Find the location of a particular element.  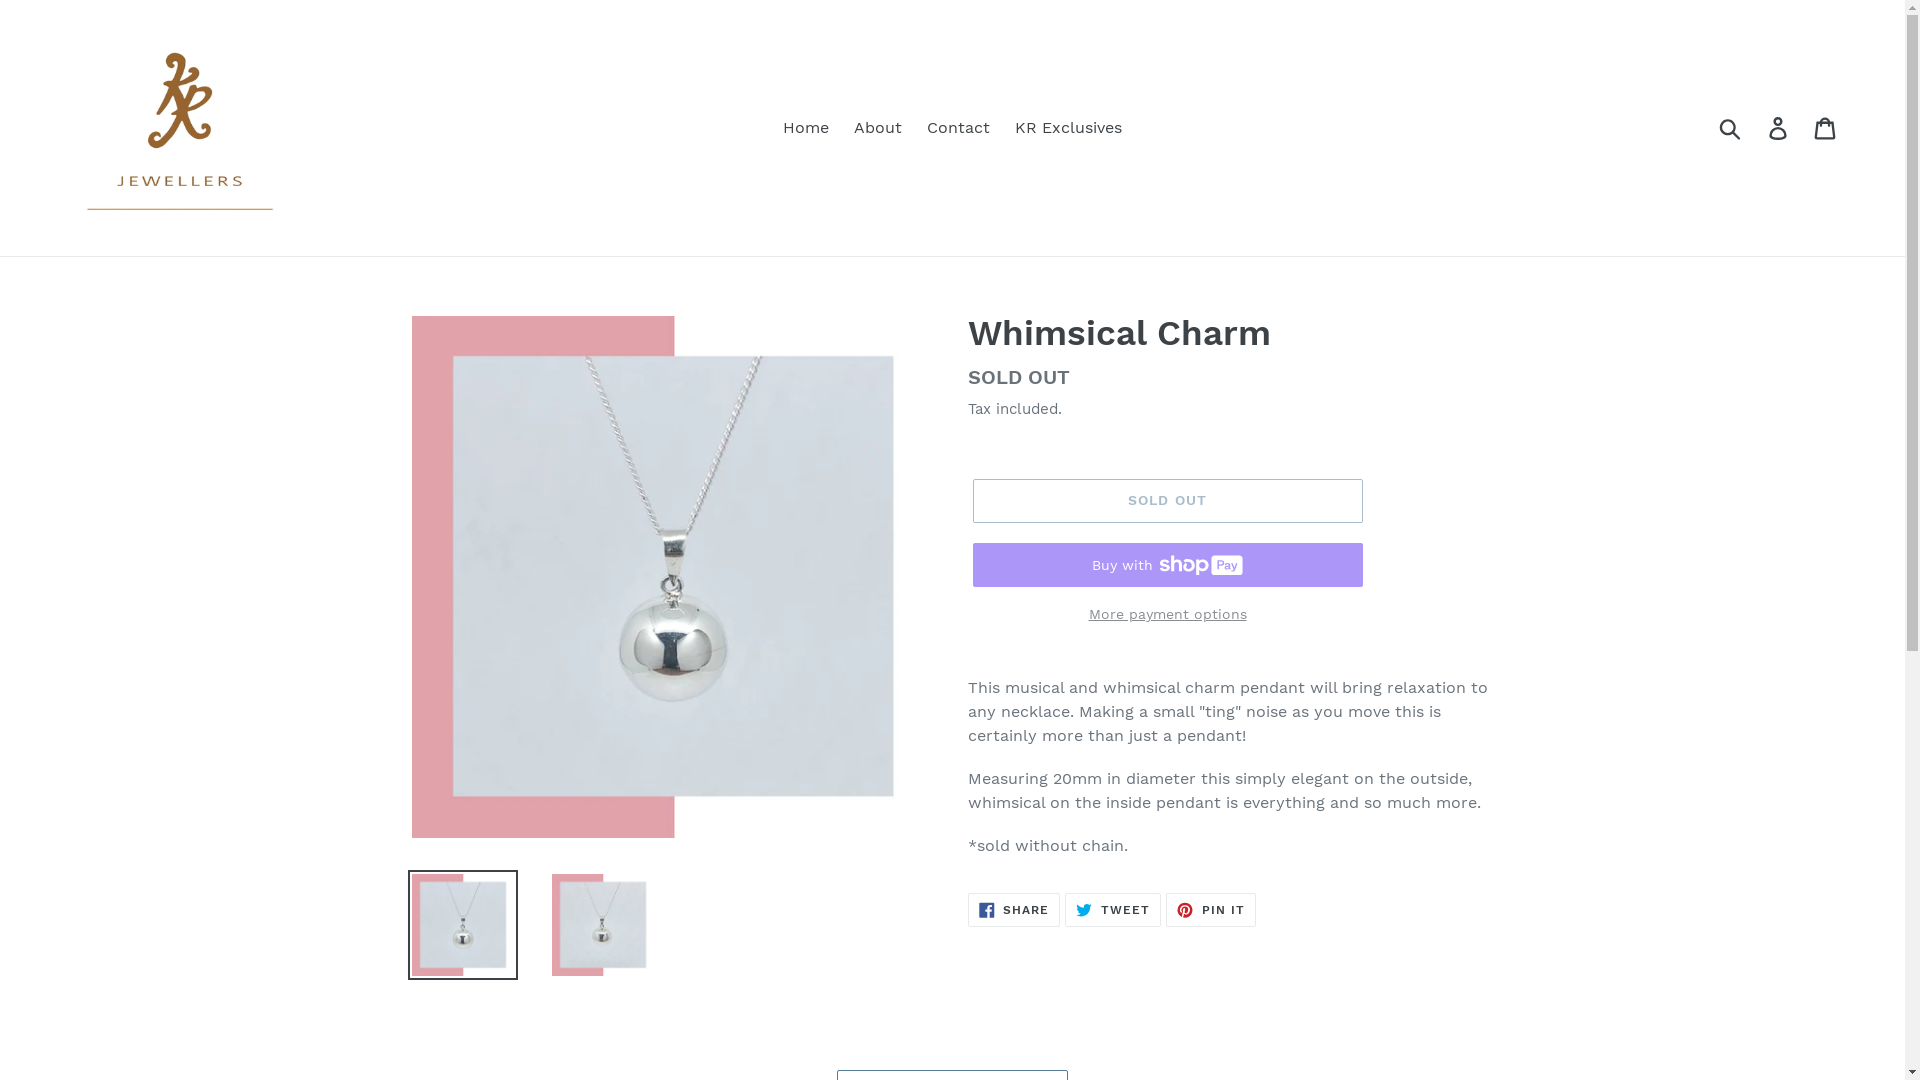

'Home' is located at coordinates (806, 127).